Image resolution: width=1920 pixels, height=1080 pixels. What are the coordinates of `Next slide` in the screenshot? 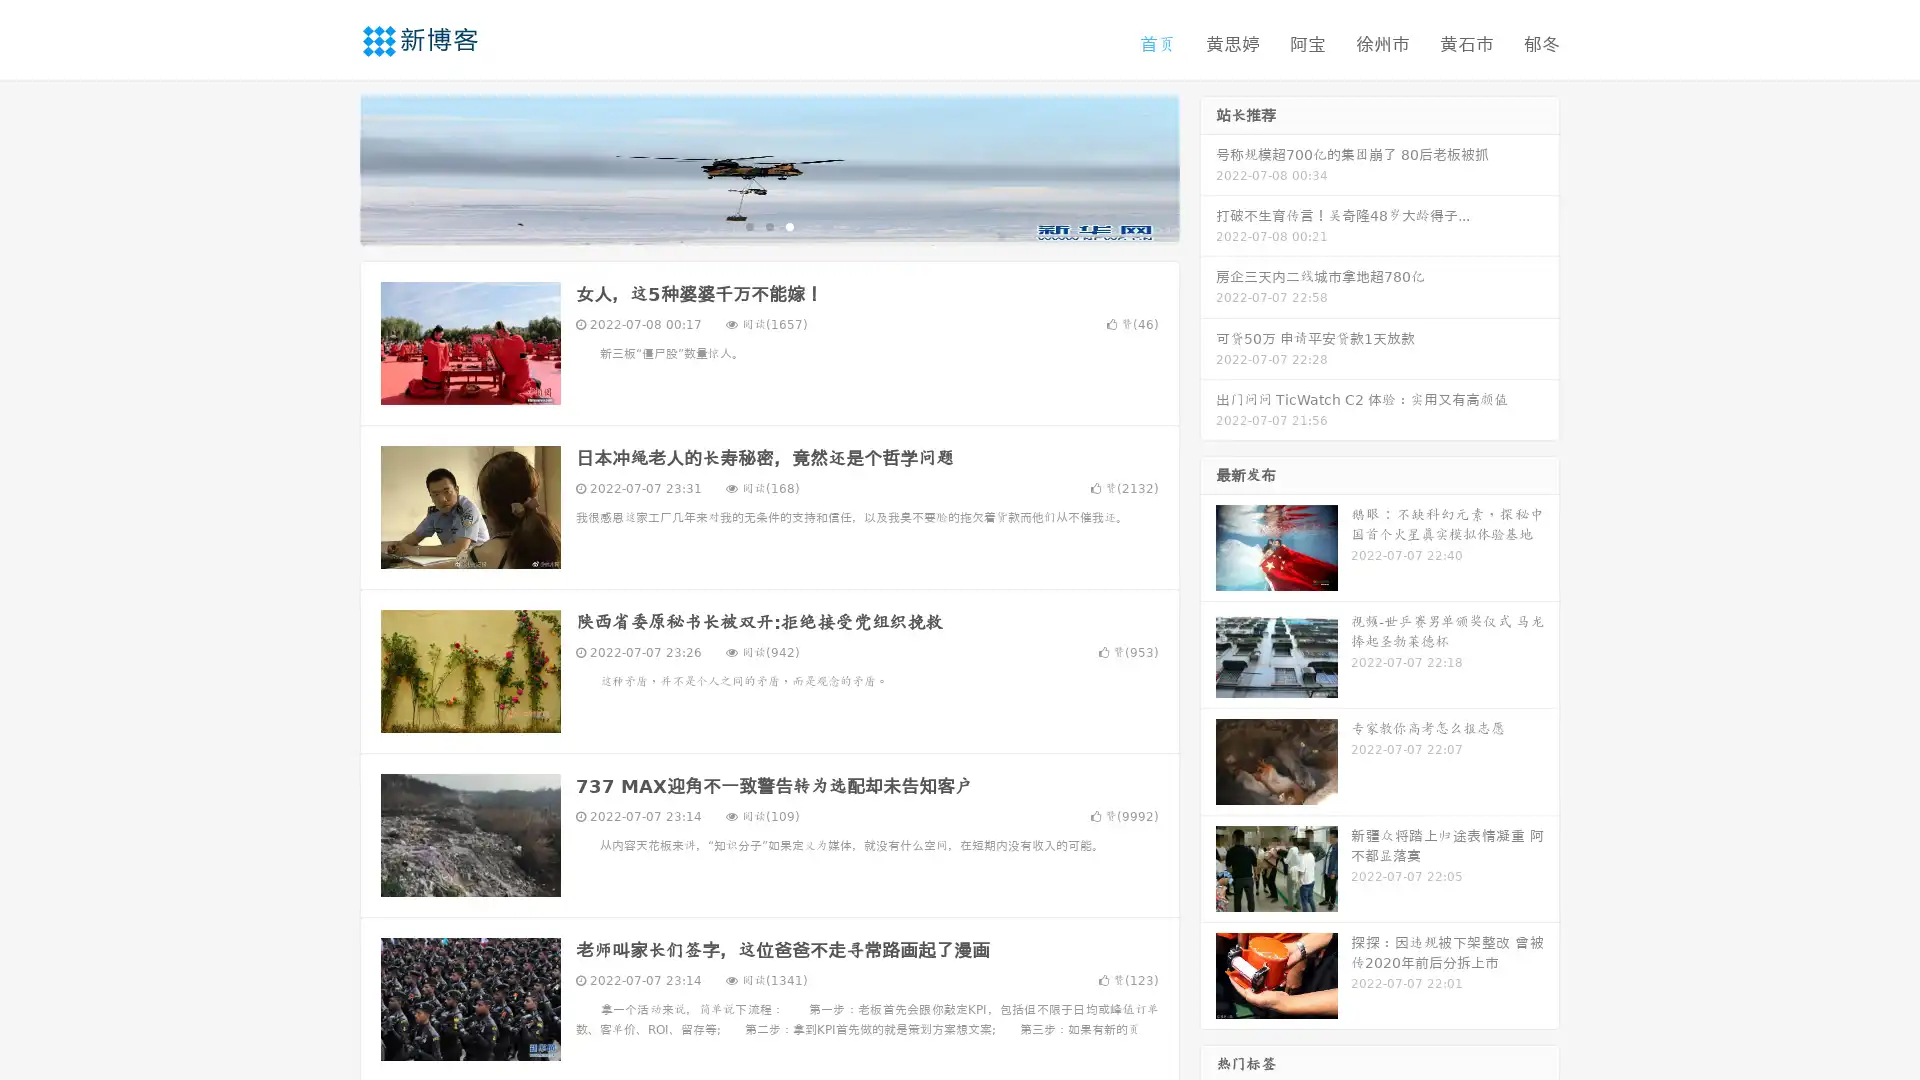 It's located at (1208, 168).